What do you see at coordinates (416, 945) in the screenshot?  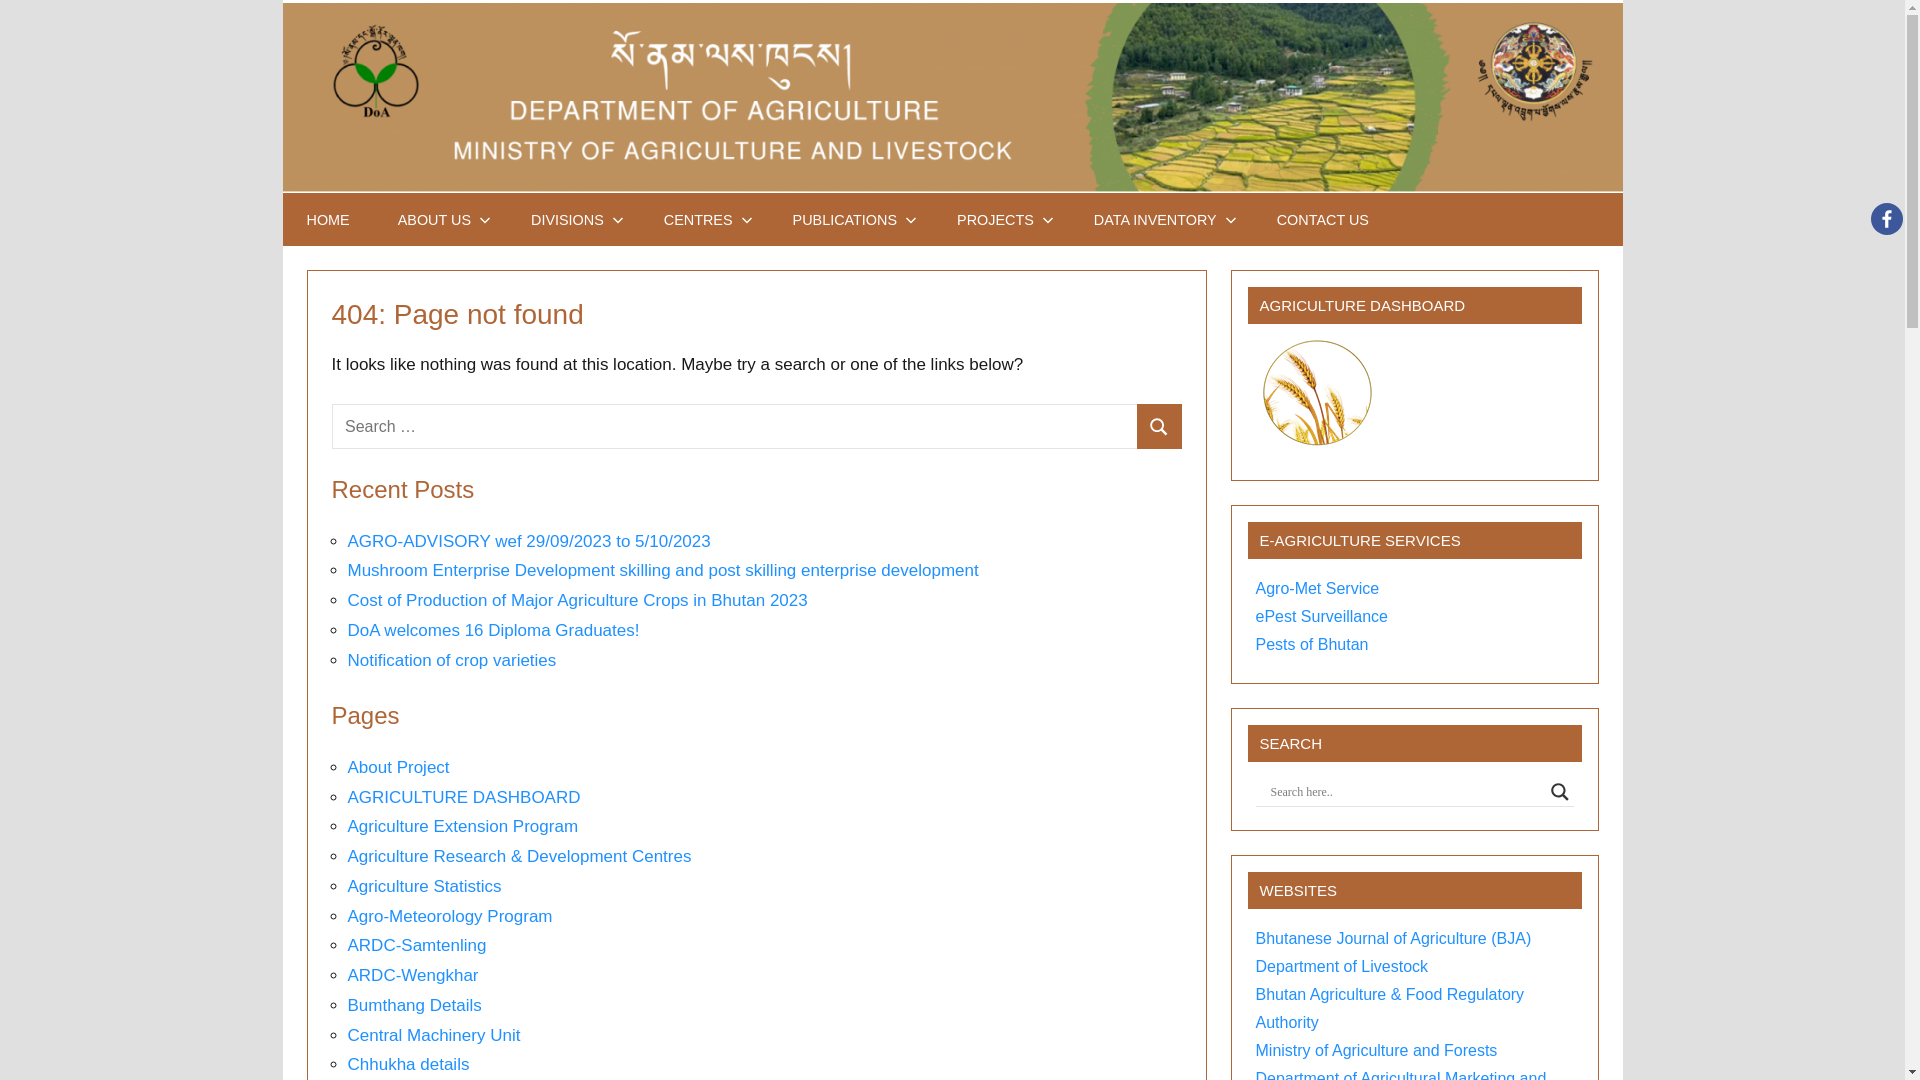 I see `'ARDC-Samtenling'` at bounding box center [416, 945].